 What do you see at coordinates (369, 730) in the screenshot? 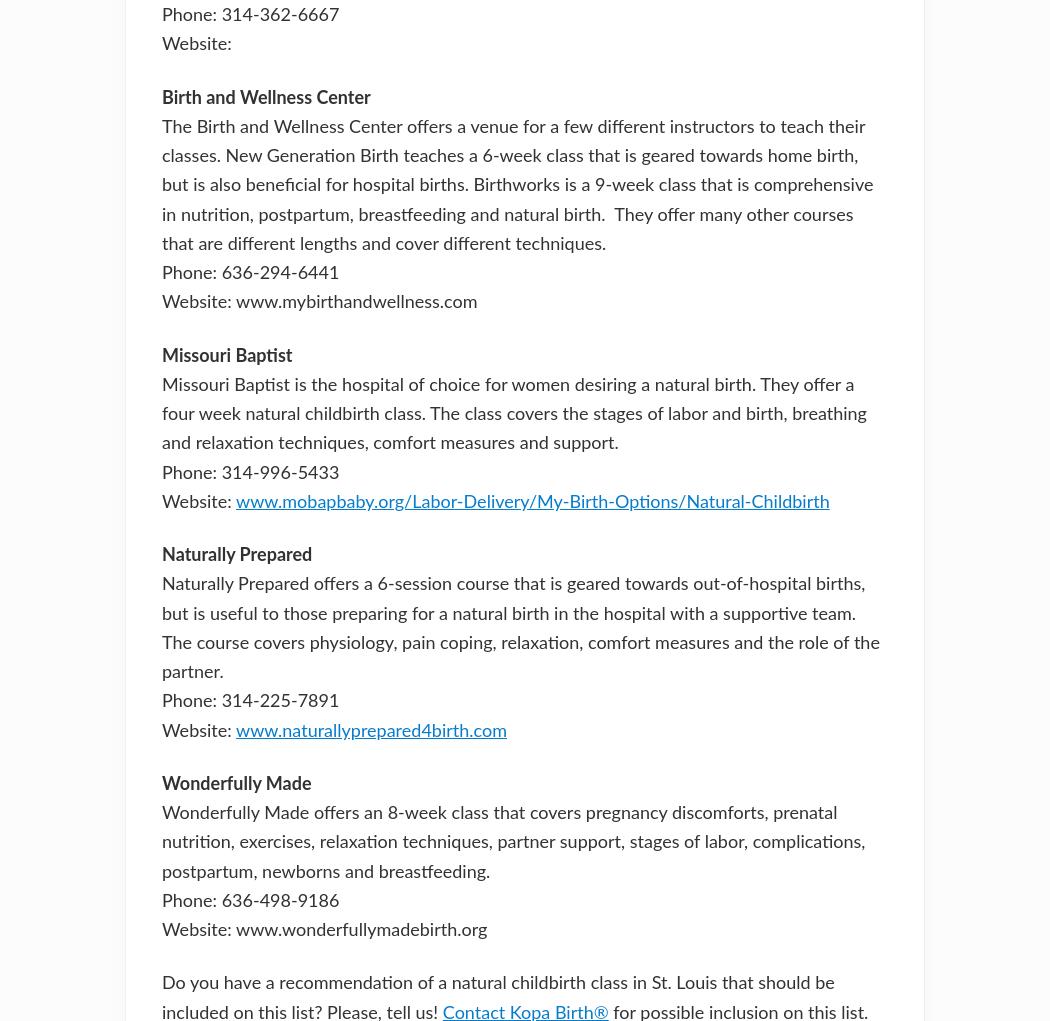
I see `'www.naturallyprepared4birth.com'` at bounding box center [369, 730].